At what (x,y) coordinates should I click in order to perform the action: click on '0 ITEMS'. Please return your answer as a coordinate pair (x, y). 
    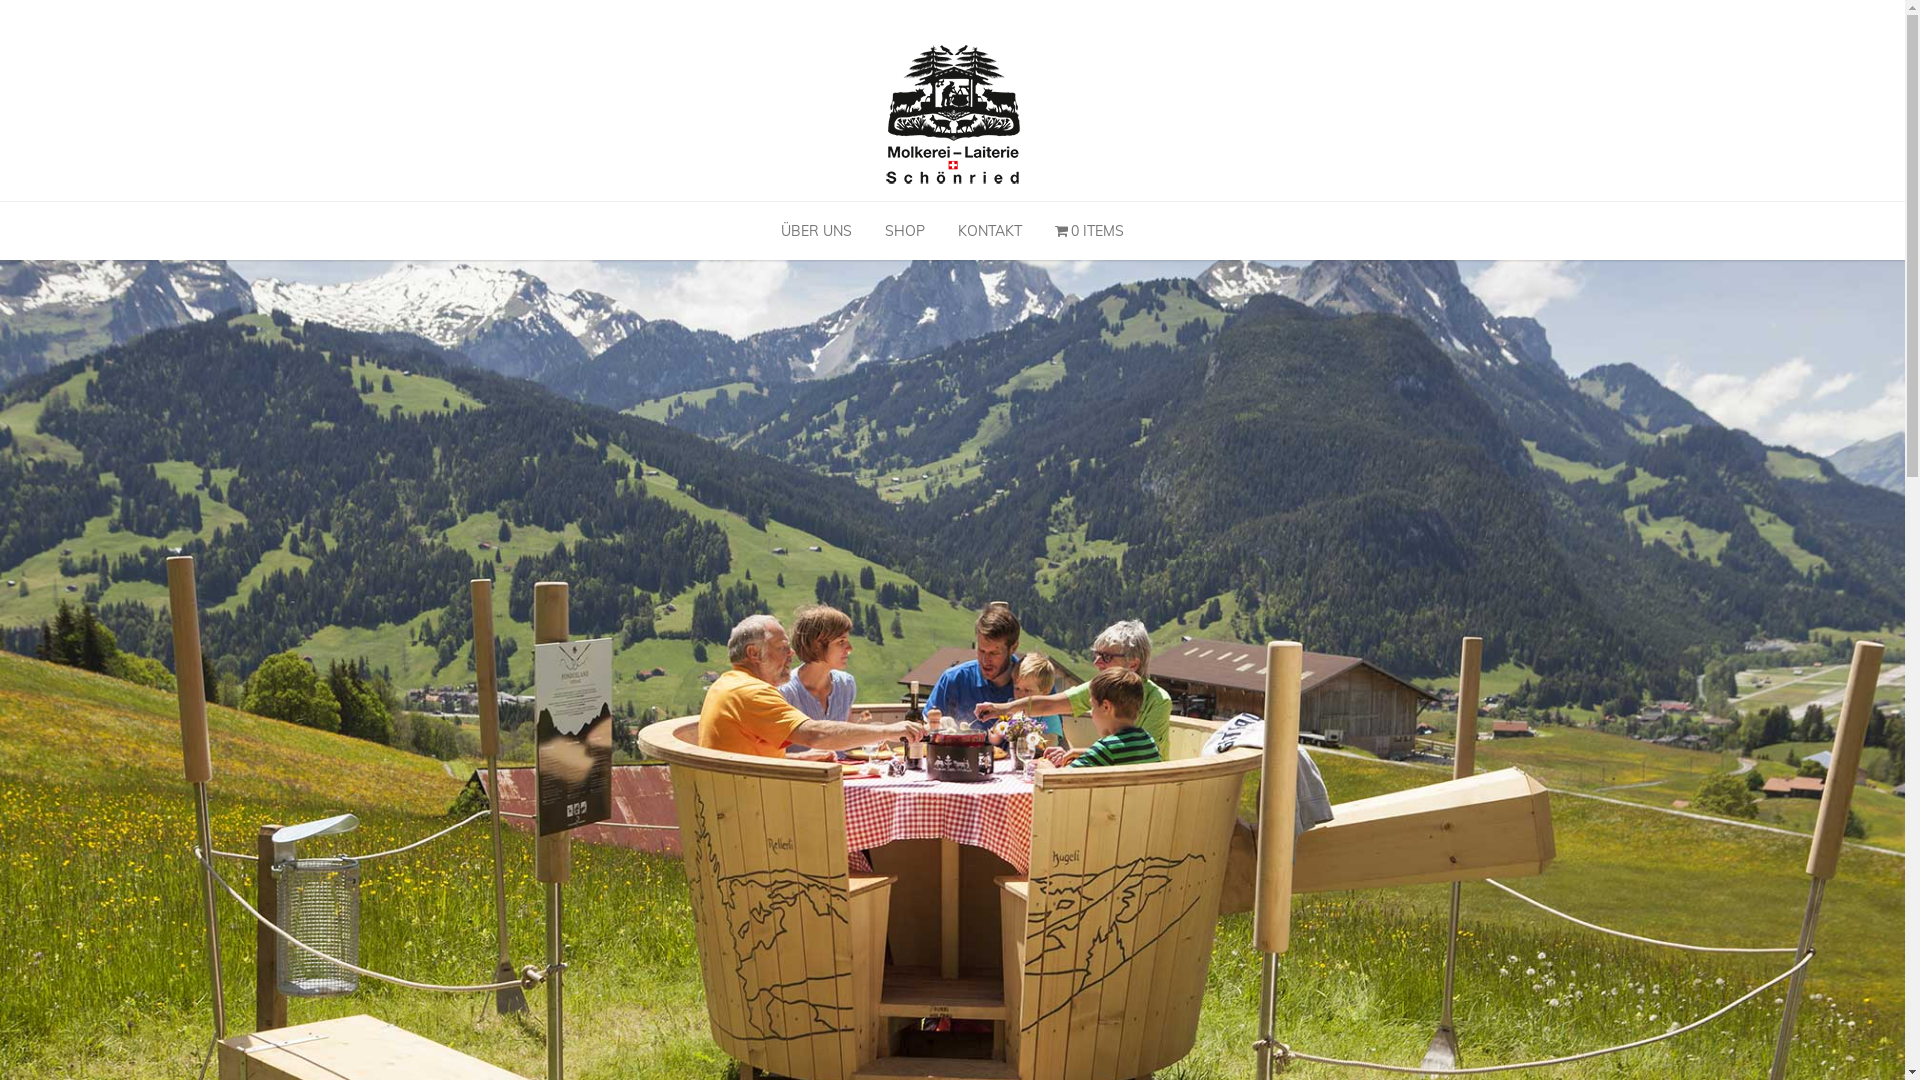
    Looking at the image, I should click on (1088, 230).